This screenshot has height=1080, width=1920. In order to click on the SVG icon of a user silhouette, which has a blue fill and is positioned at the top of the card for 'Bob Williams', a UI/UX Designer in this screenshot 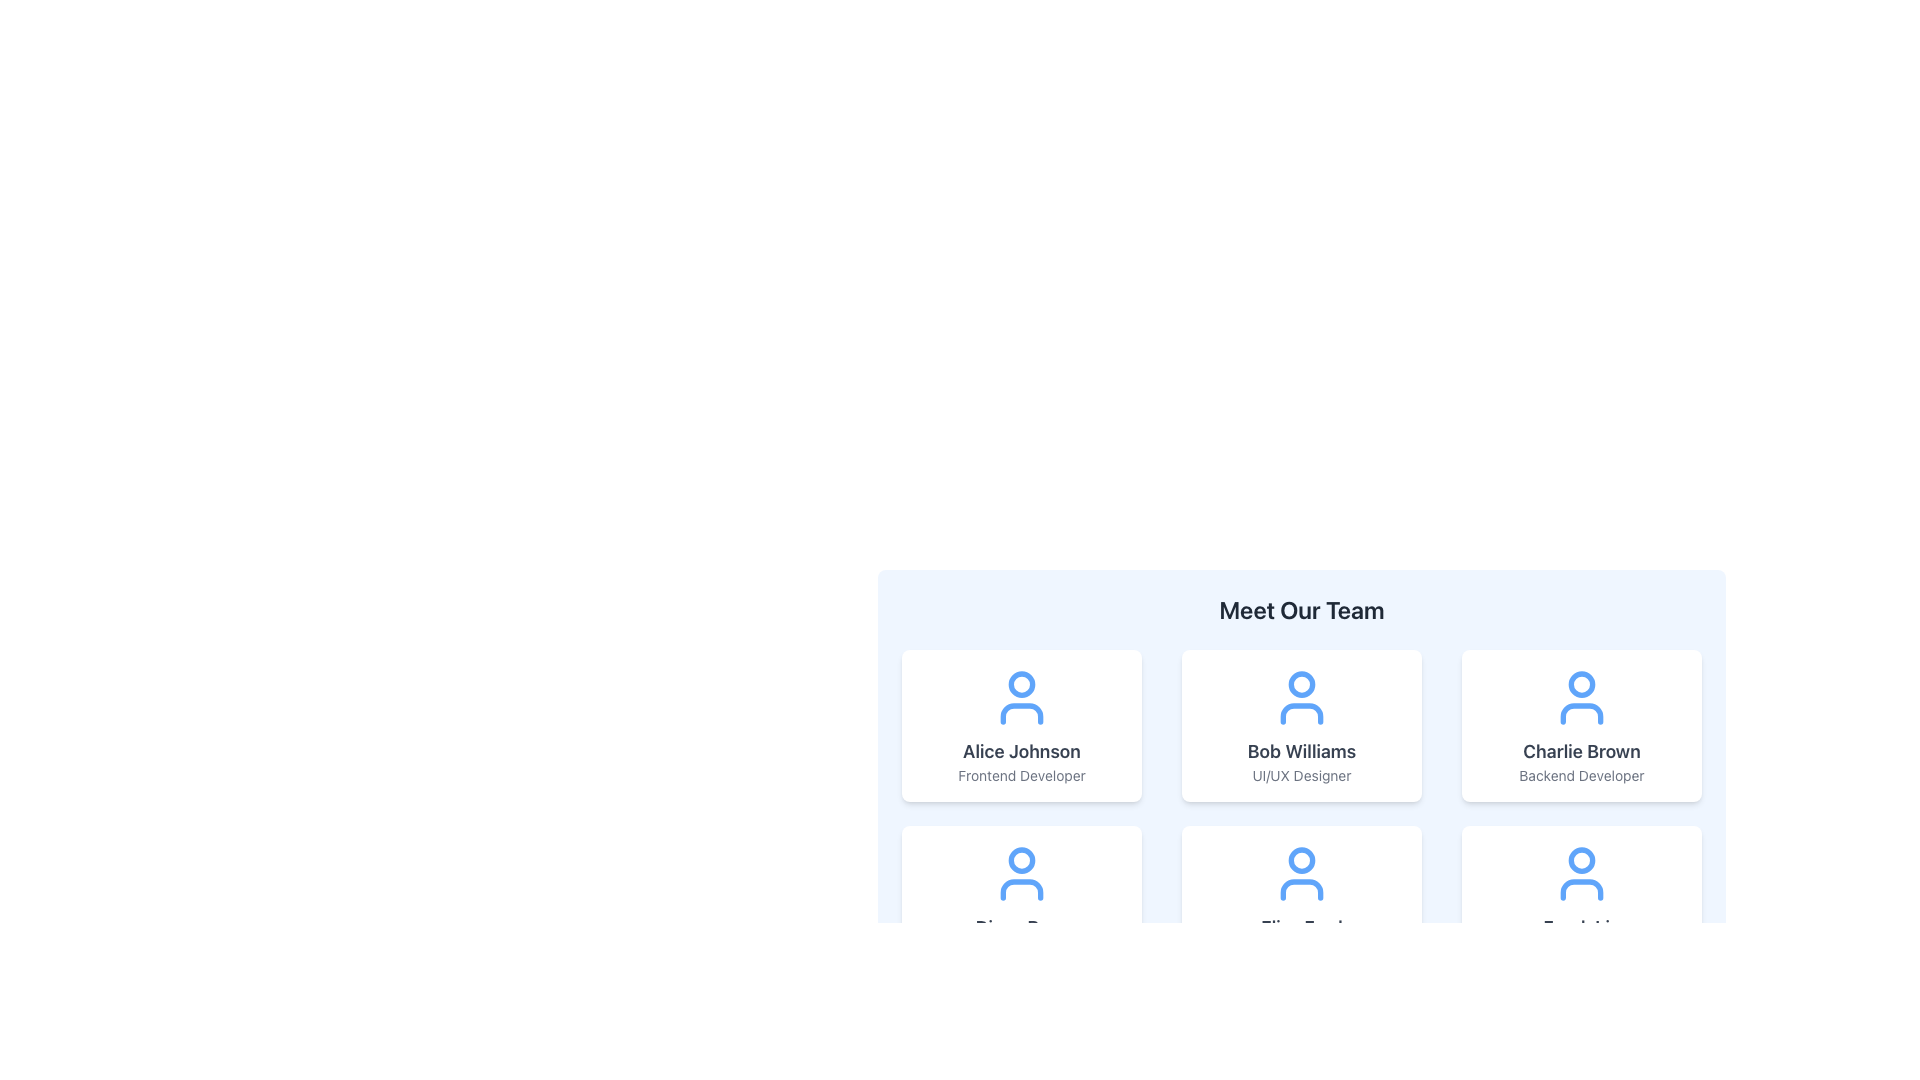, I will do `click(1301, 697)`.